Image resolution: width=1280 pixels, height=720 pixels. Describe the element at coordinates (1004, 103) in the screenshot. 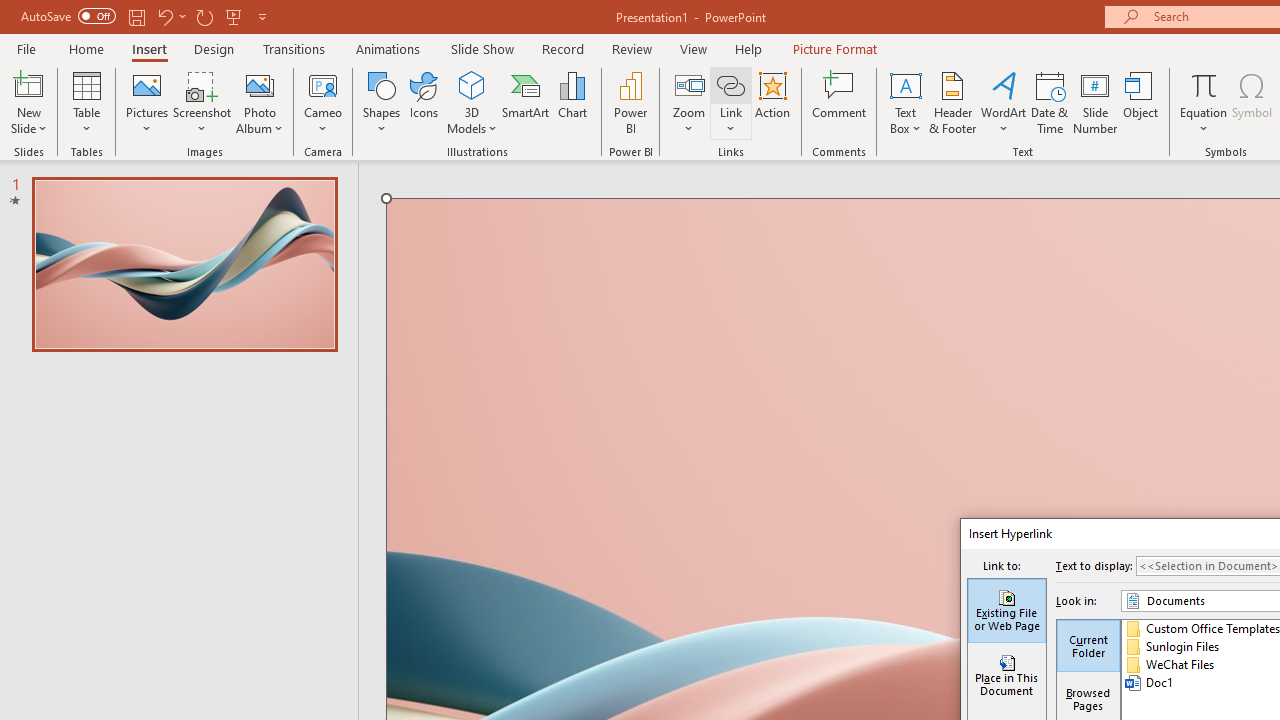

I see `'WordArt'` at that location.